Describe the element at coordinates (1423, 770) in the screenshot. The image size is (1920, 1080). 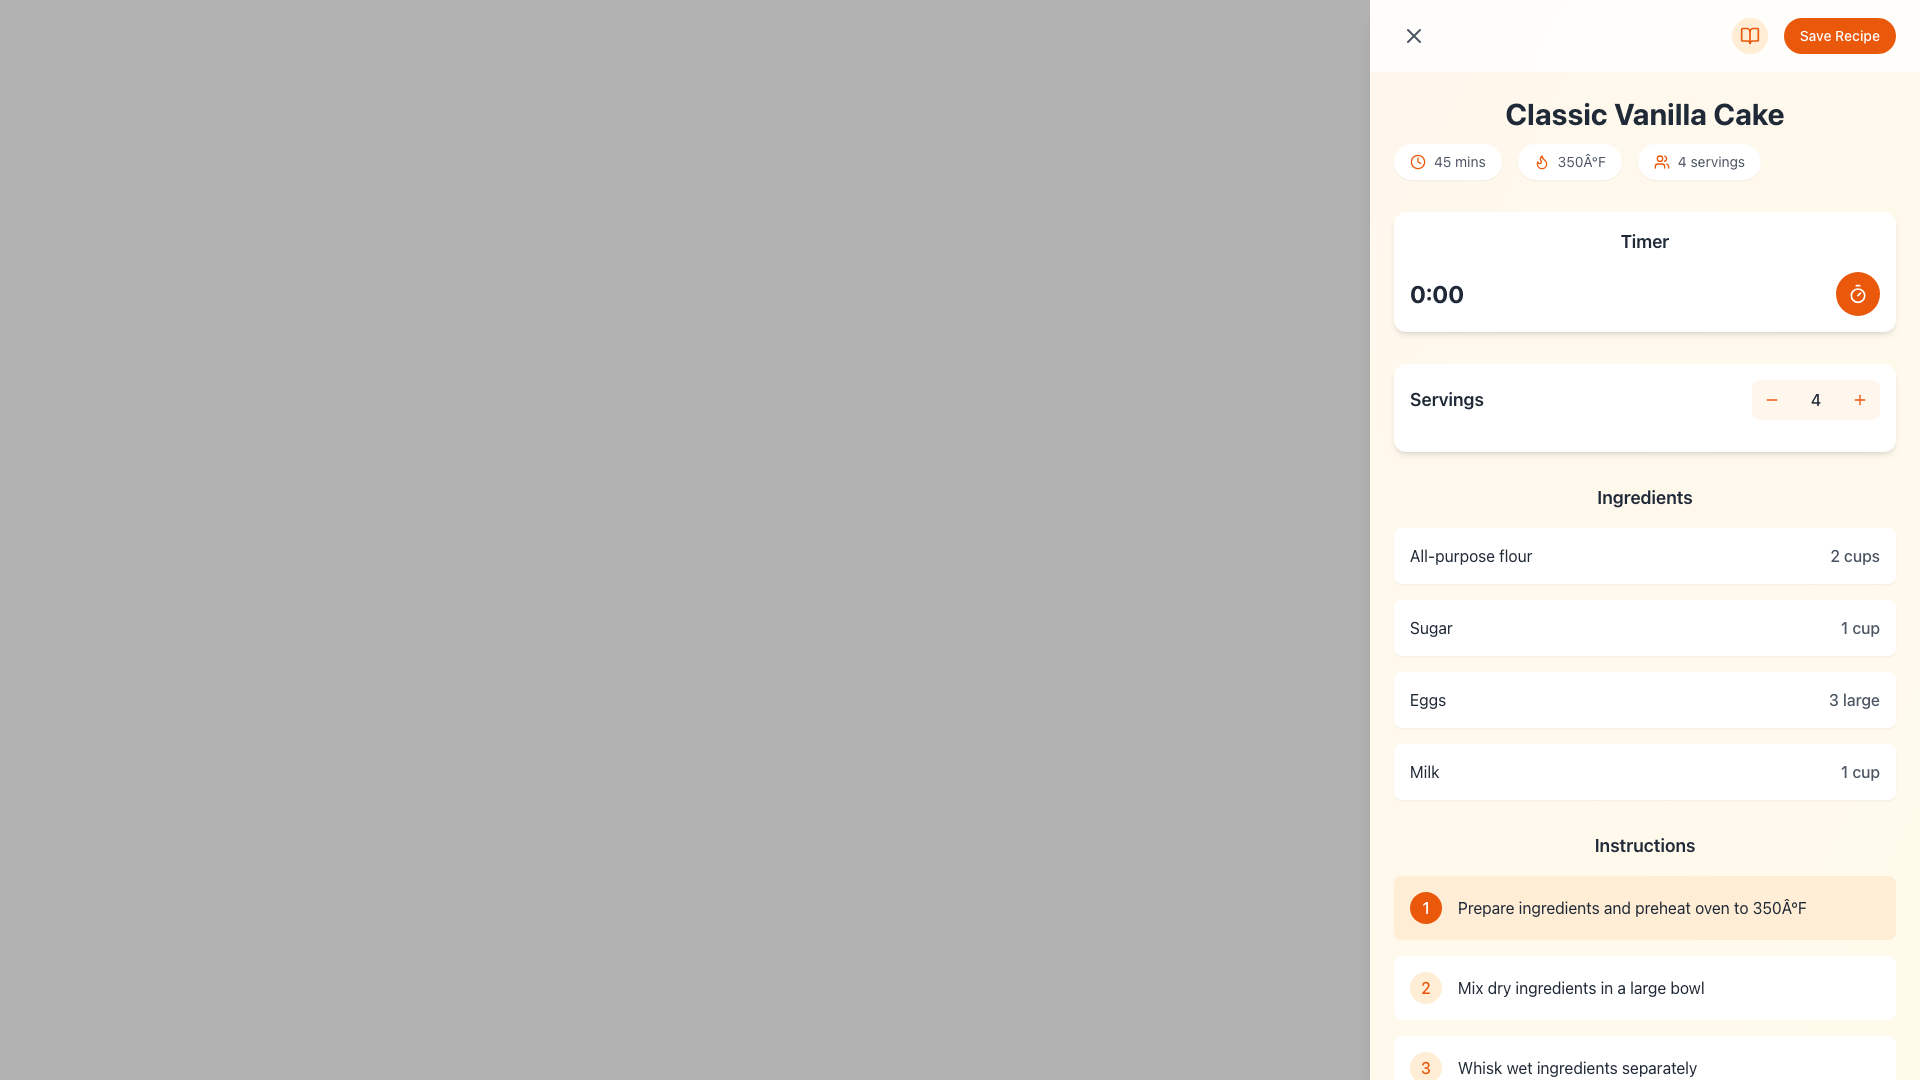
I see `the text label displaying 'Milk' in the 'Ingredients' section, which is styled in bold, dark gray font against a light background` at that location.